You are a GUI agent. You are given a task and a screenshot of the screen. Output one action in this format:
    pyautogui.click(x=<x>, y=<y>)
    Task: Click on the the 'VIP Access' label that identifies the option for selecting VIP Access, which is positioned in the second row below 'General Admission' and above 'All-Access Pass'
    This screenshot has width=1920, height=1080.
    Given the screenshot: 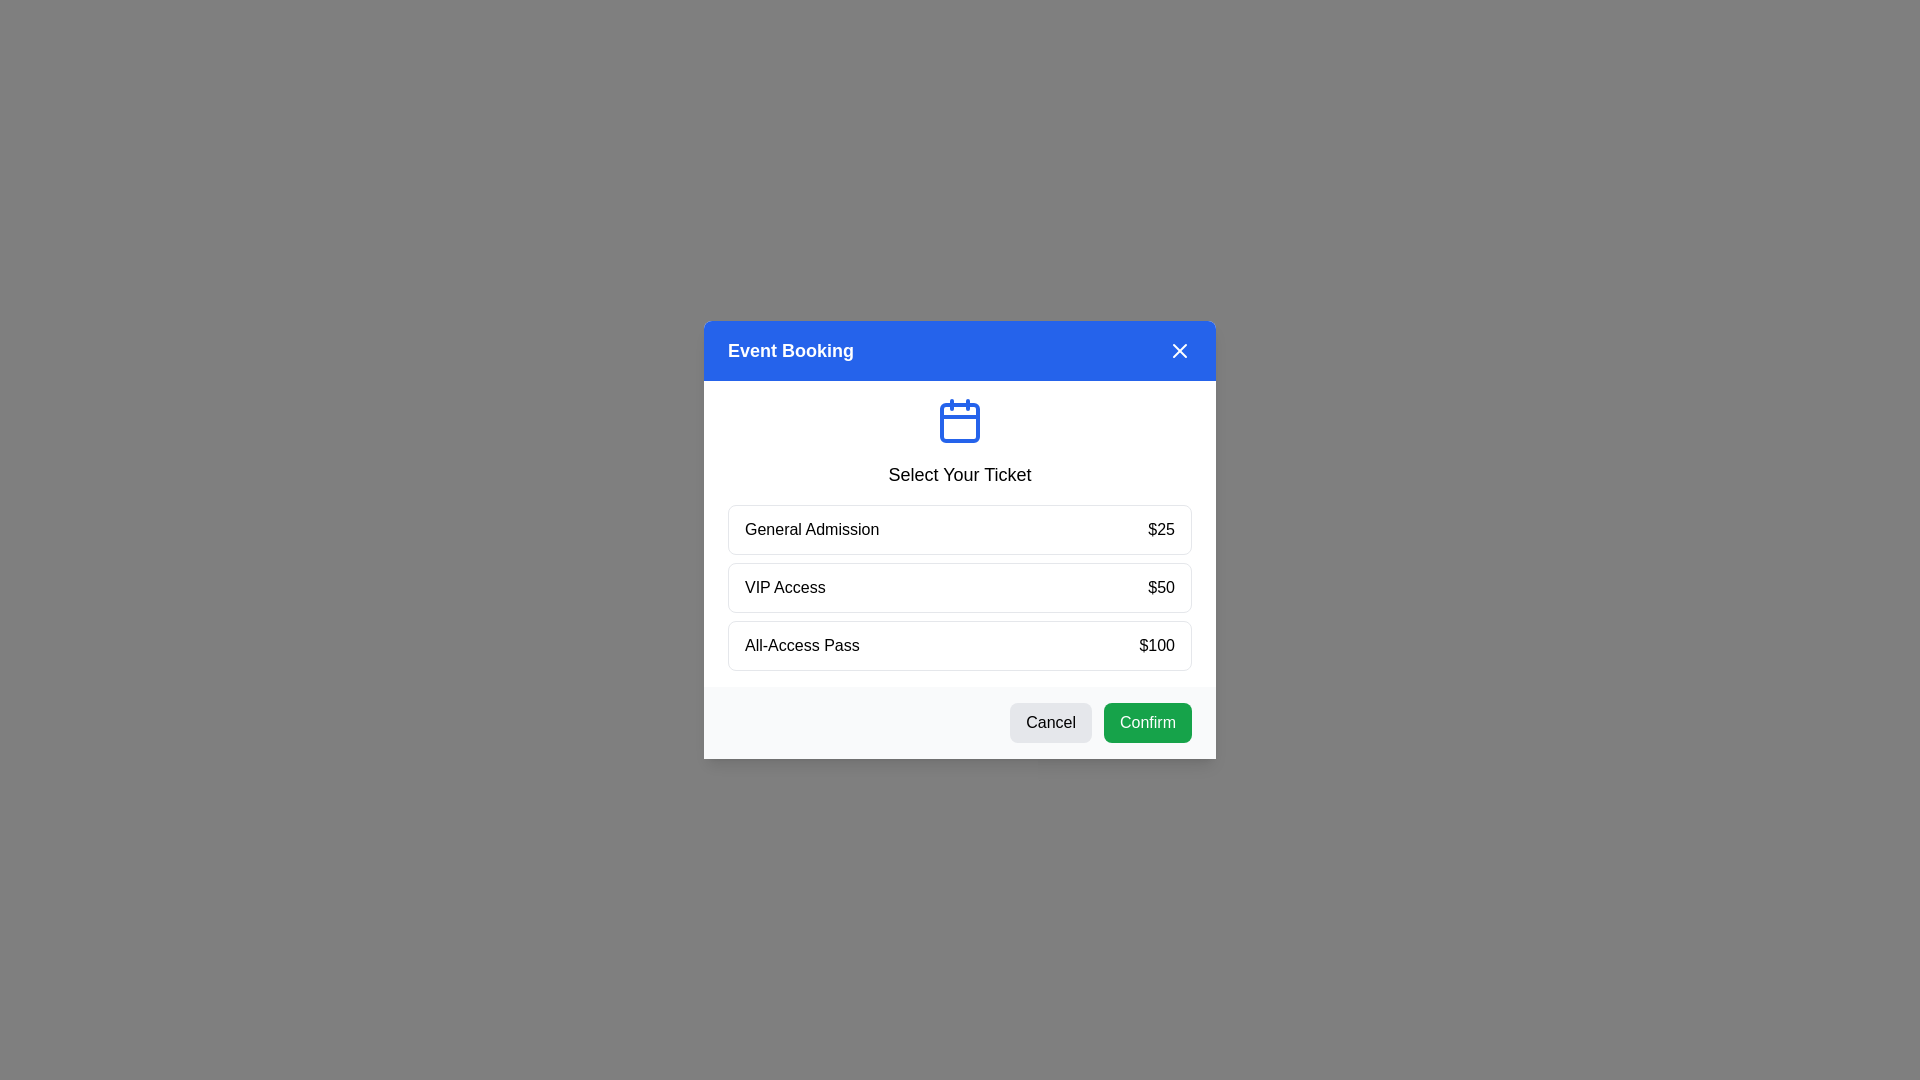 What is the action you would take?
    pyautogui.click(x=784, y=586)
    